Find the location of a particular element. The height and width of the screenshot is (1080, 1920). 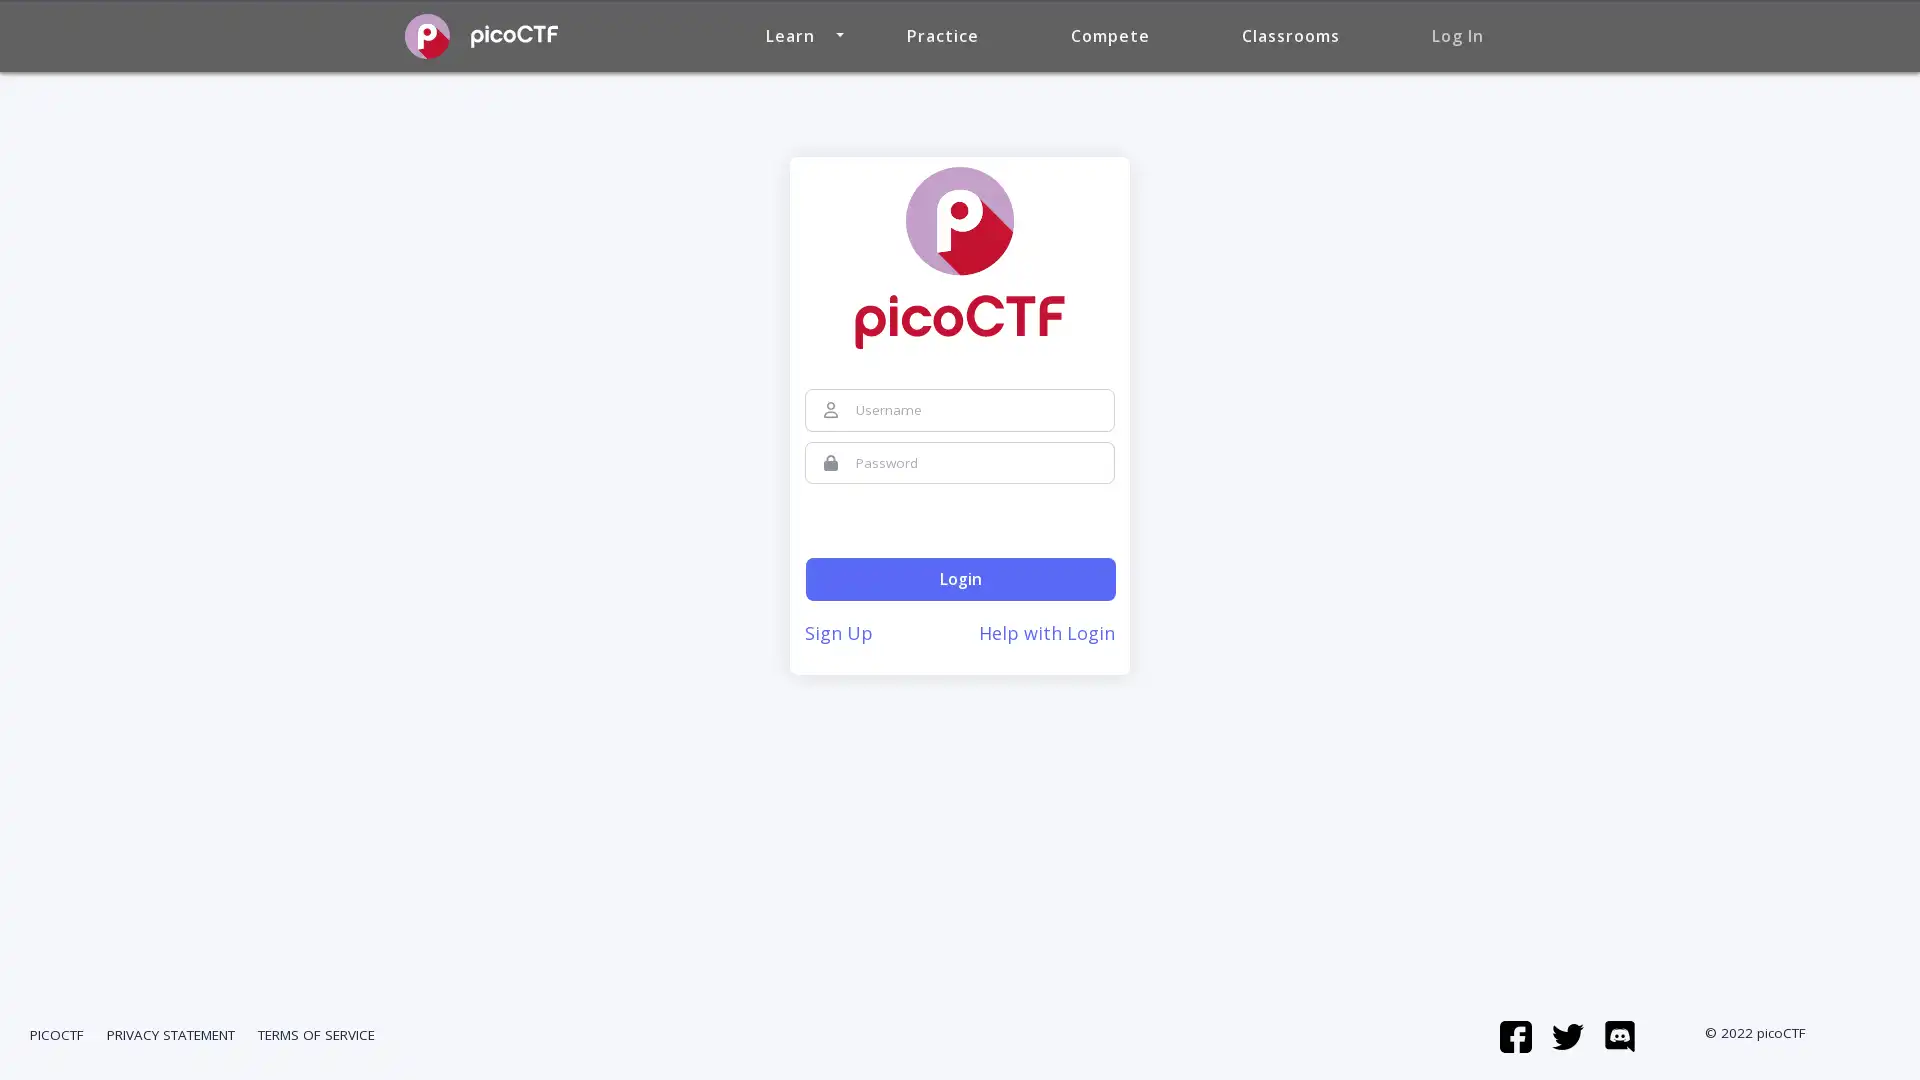

Login is located at coordinates (960, 579).